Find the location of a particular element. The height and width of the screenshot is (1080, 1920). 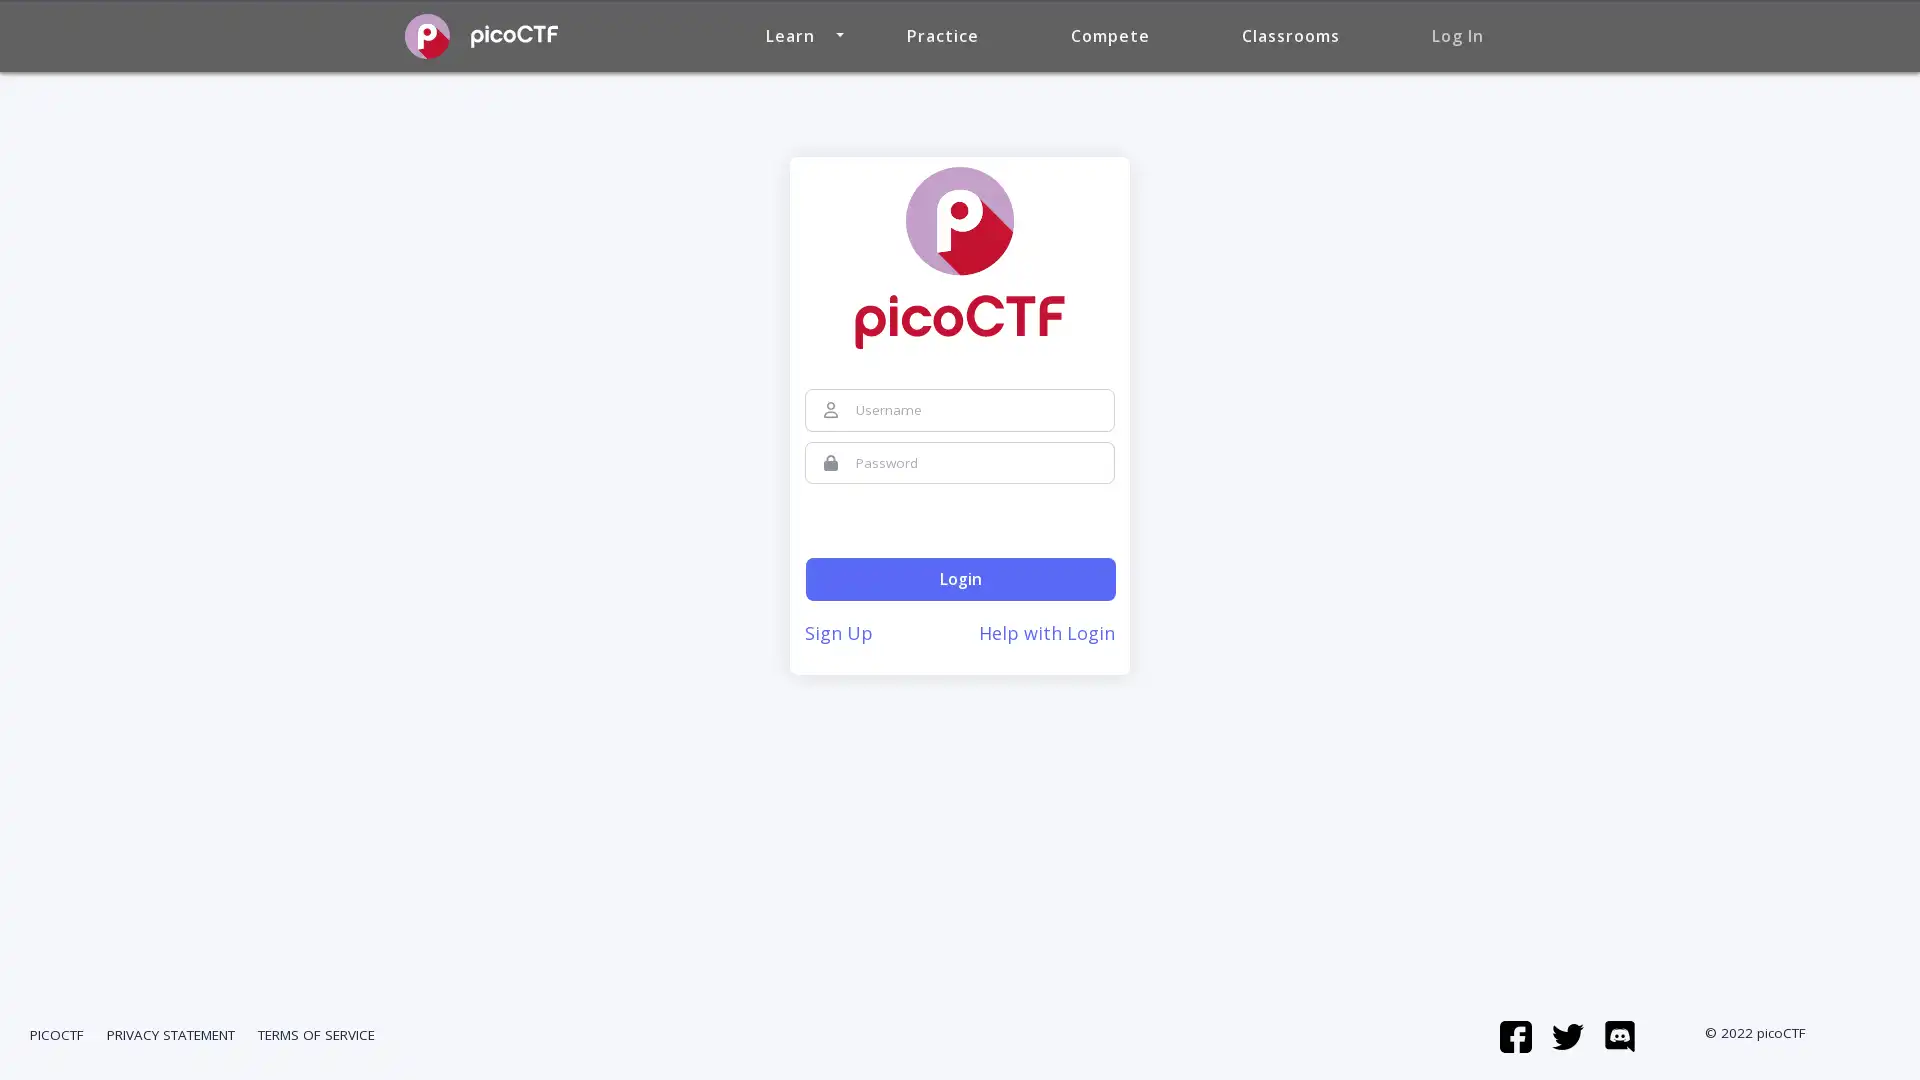

Login is located at coordinates (960, 579).